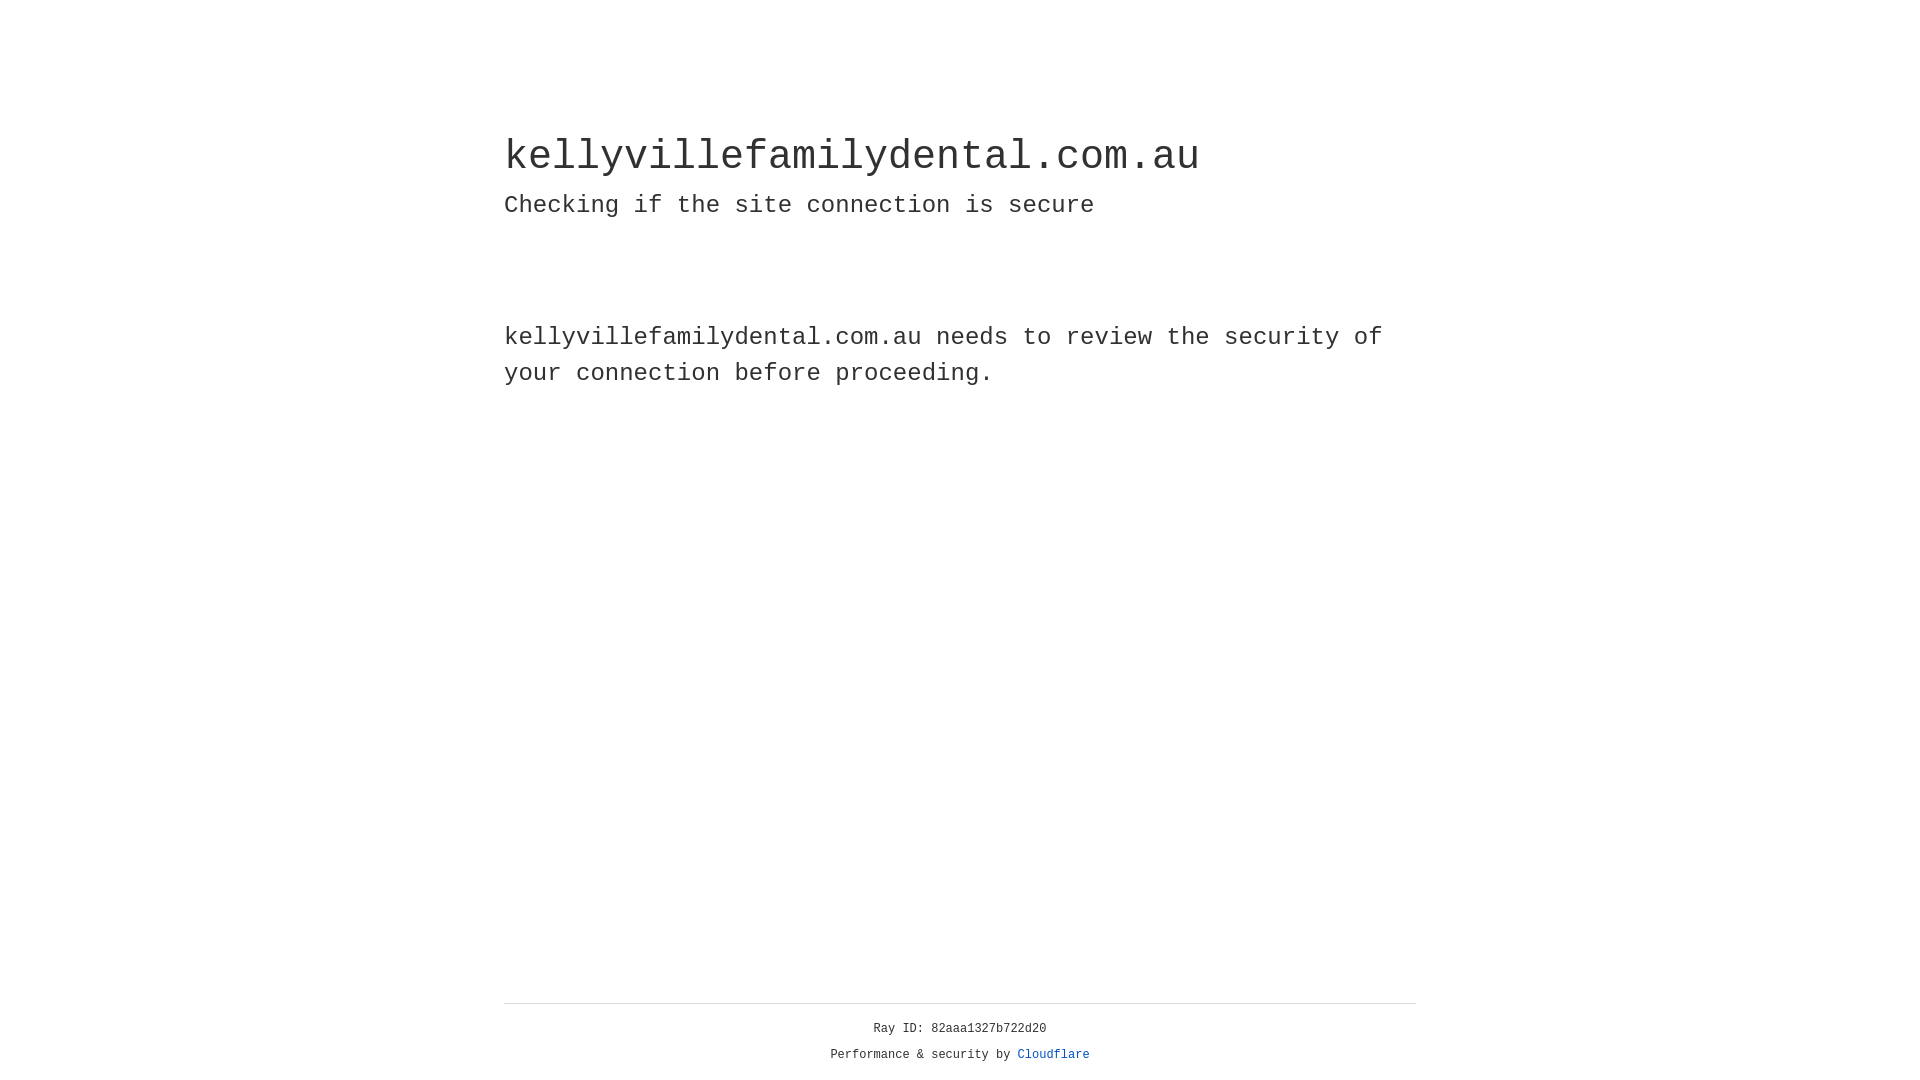 Image resolution: width=1920 pixels, height=1080 pixels. Describe the element at coordinates (1053, 1054) in the screenshot. I see `'Cloudflare'` at that location.